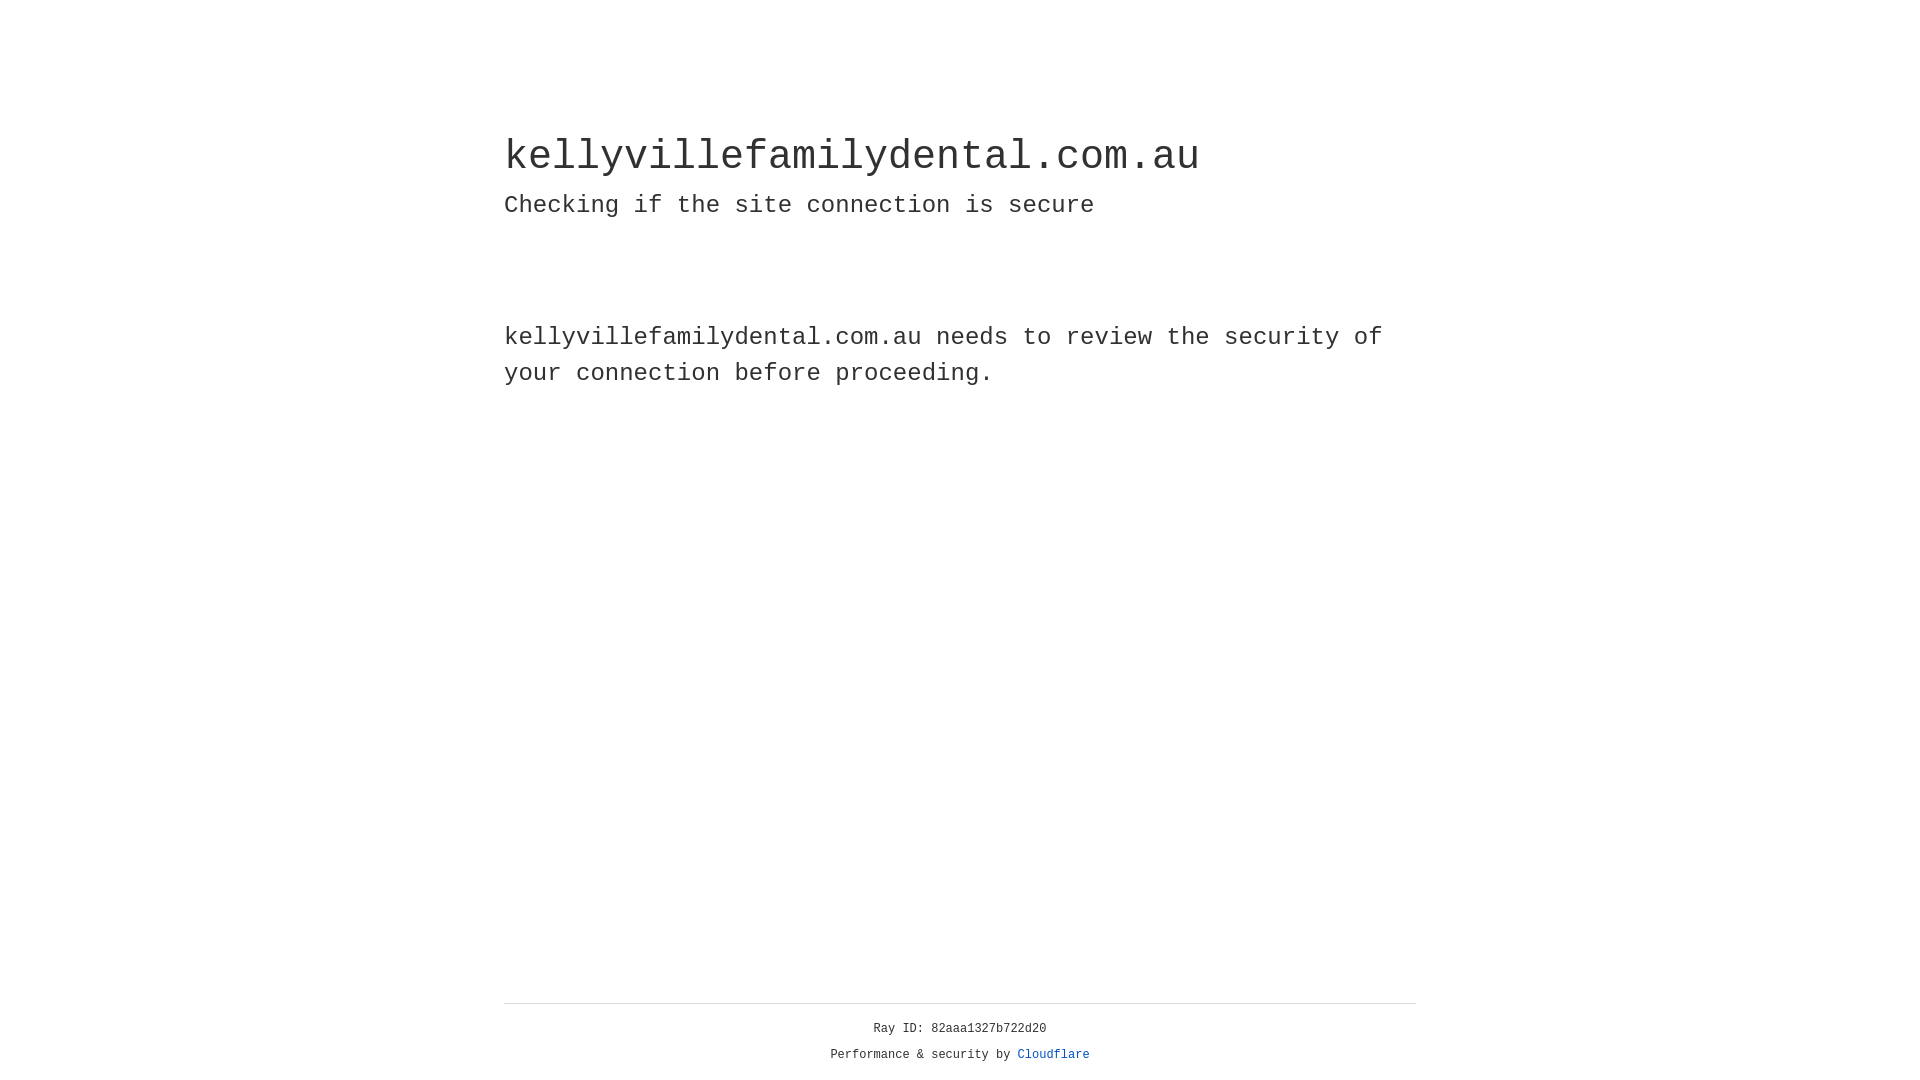 Image resolution: width=1920 pixels, height=1080 pixels. Describe the element at coordinates (1053, 1054) in the screenshot. I see `'Cloudflare'` at that location.